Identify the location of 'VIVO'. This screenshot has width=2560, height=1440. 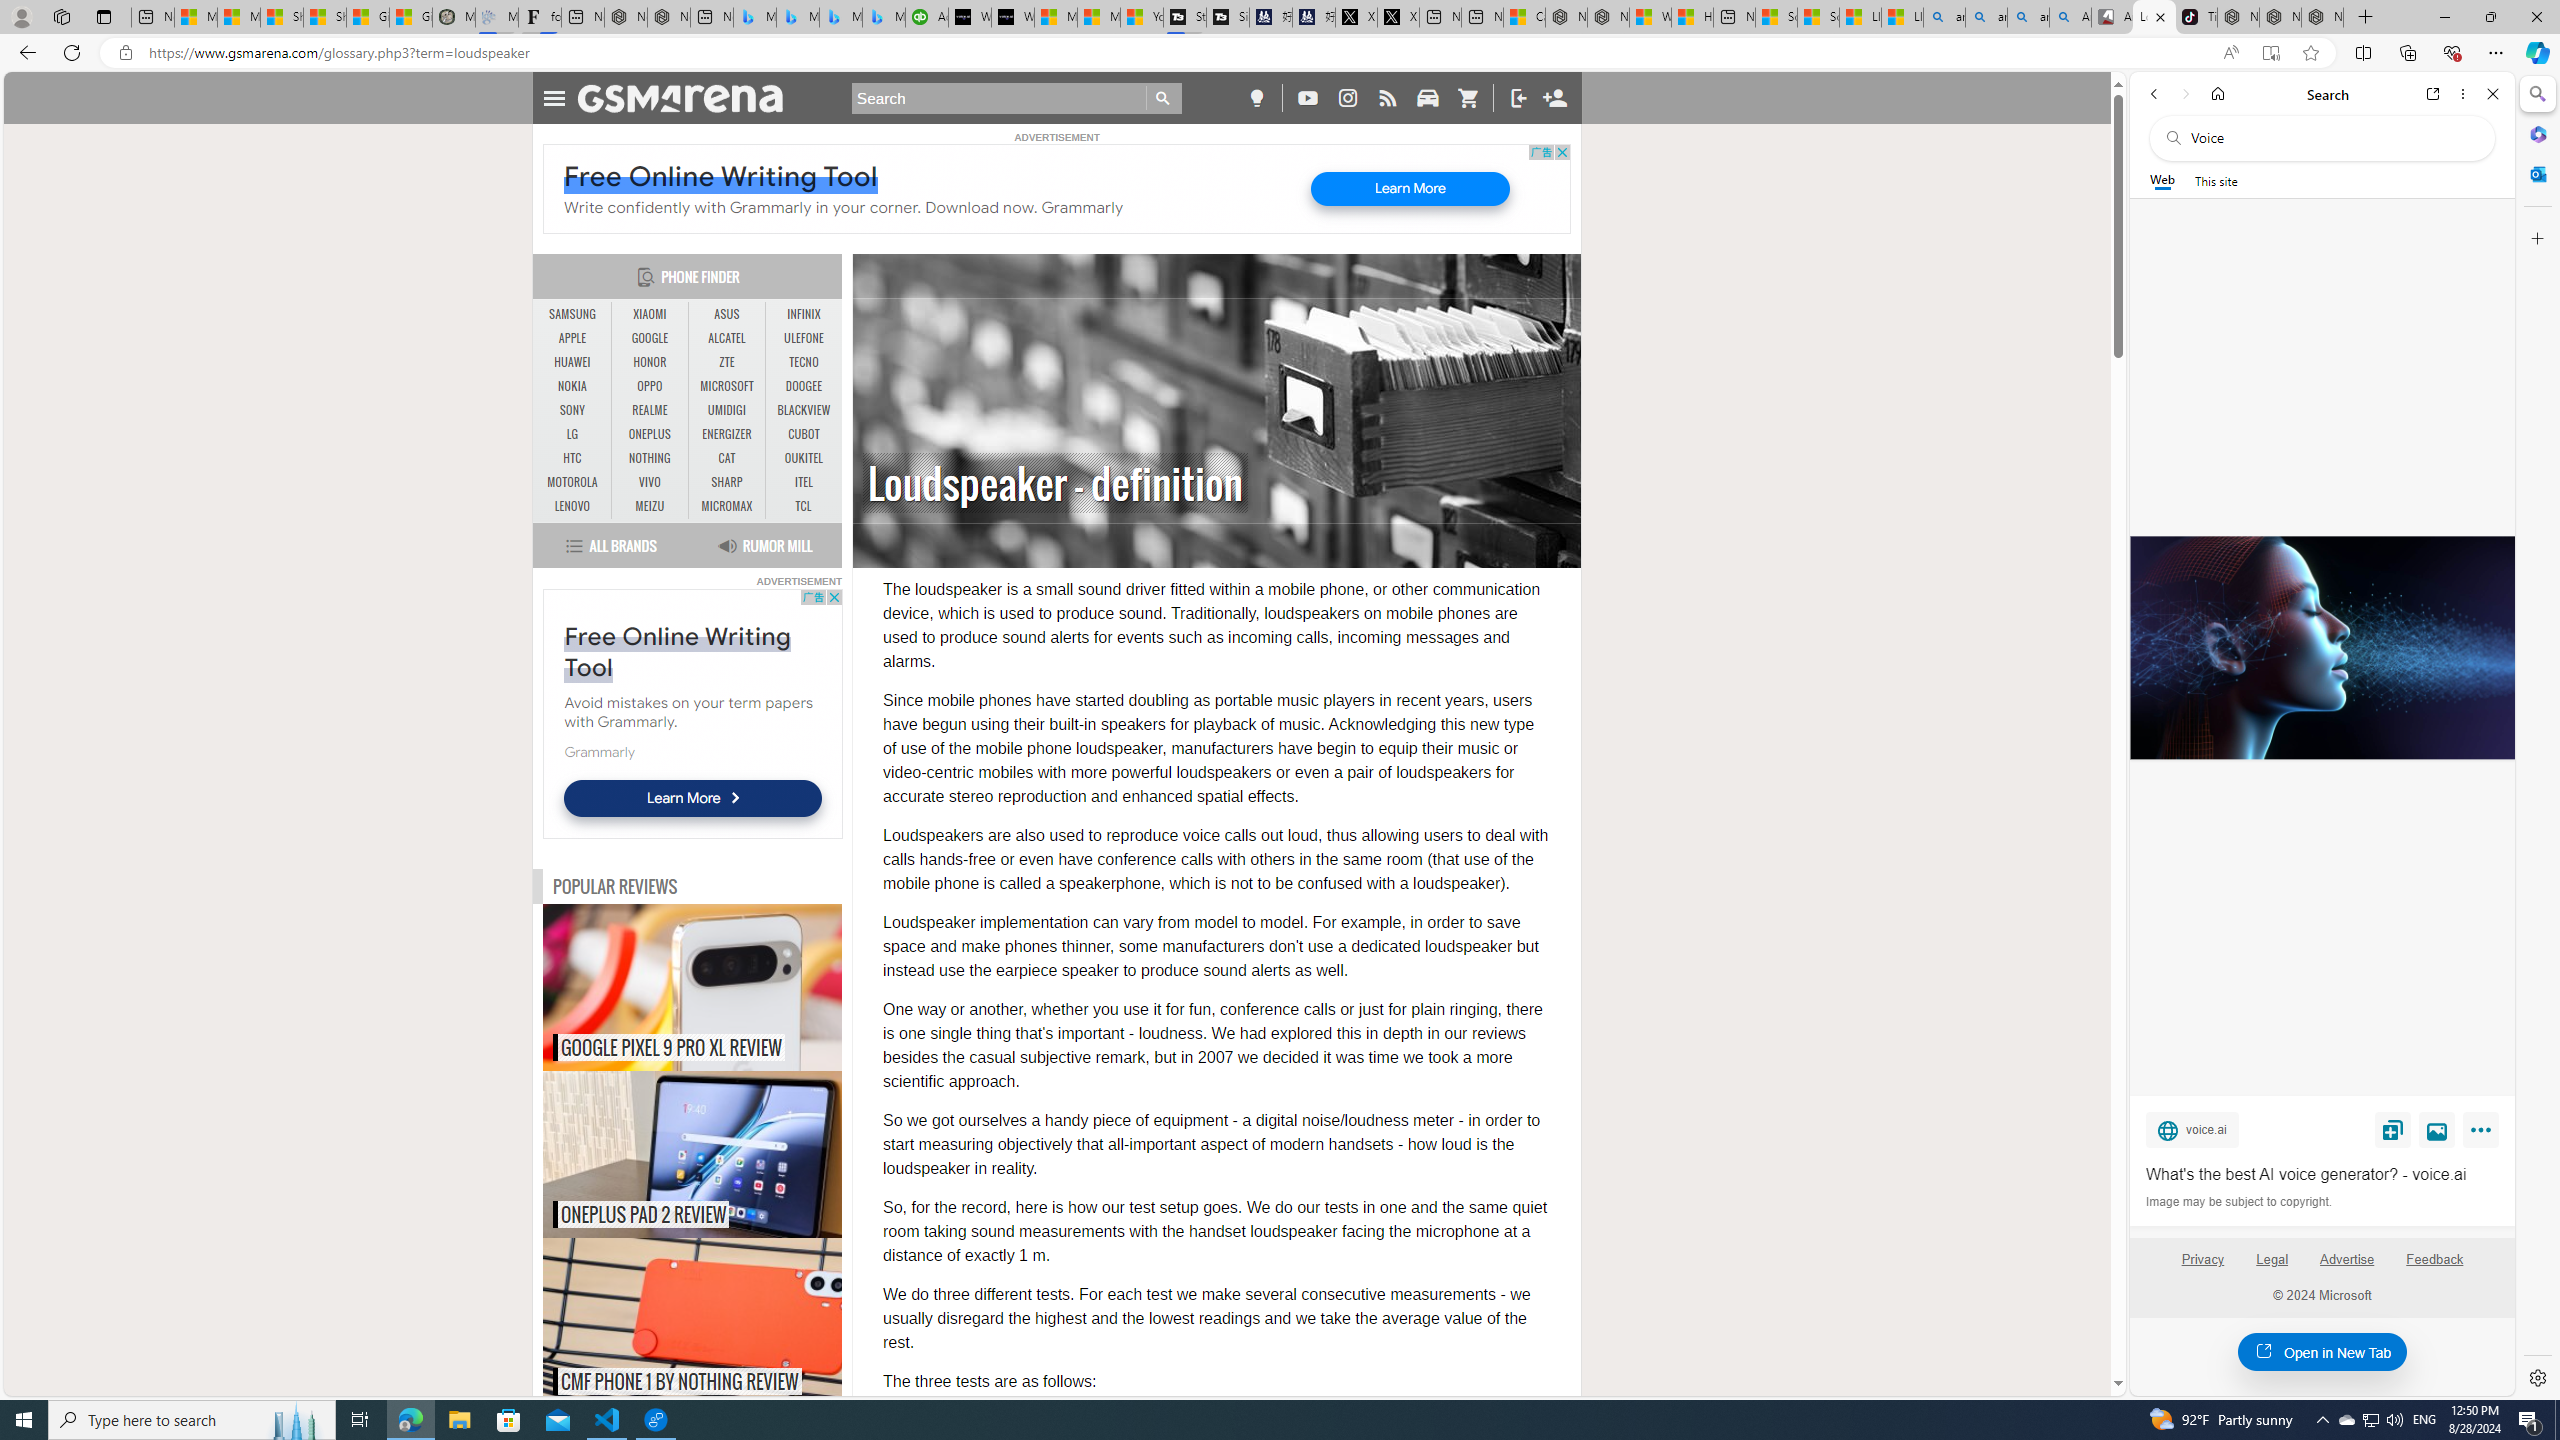
(649, 482).